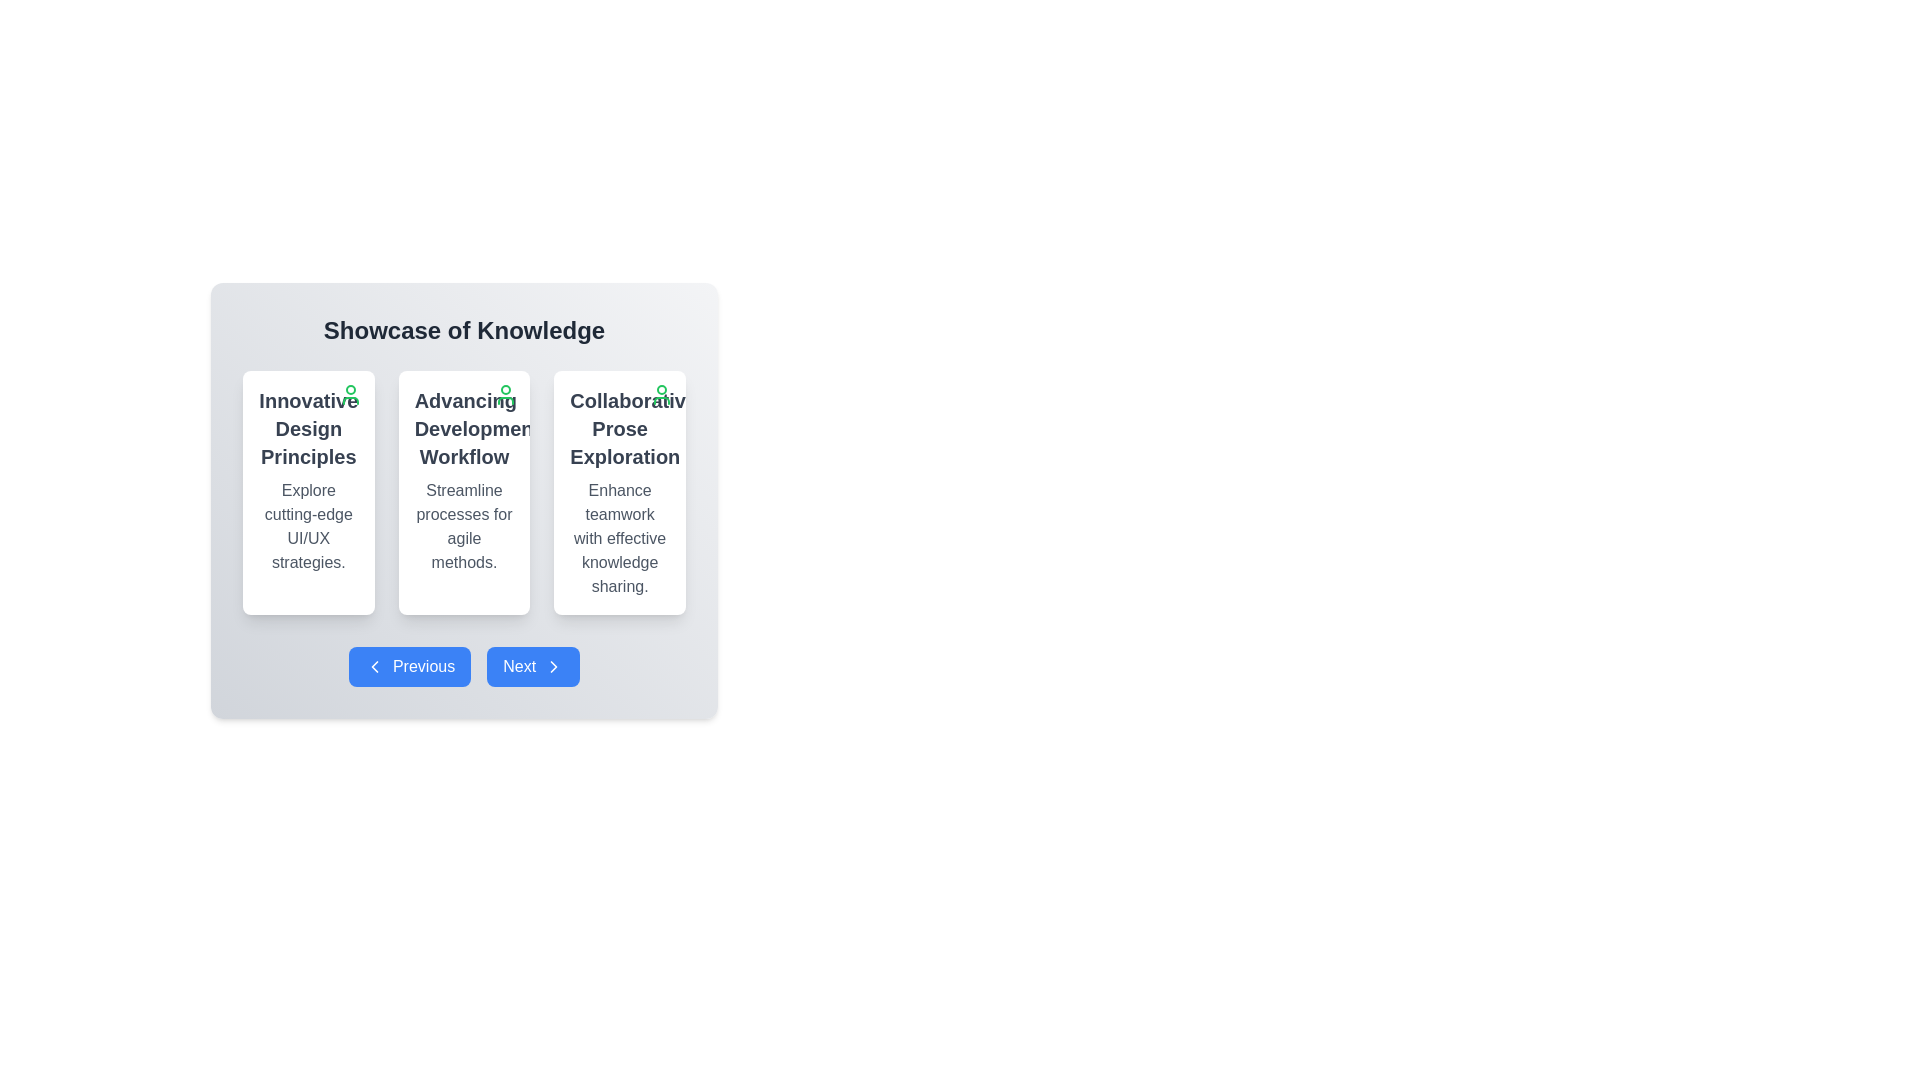  What do you see at coordinates (662, 394) in the screenshot?
I see `the user-related options icon located at the top-right corner of the 'Collaborative Prose Exploration' card to interact with user settings and profile functionalities` at bounding box center [662, 394].